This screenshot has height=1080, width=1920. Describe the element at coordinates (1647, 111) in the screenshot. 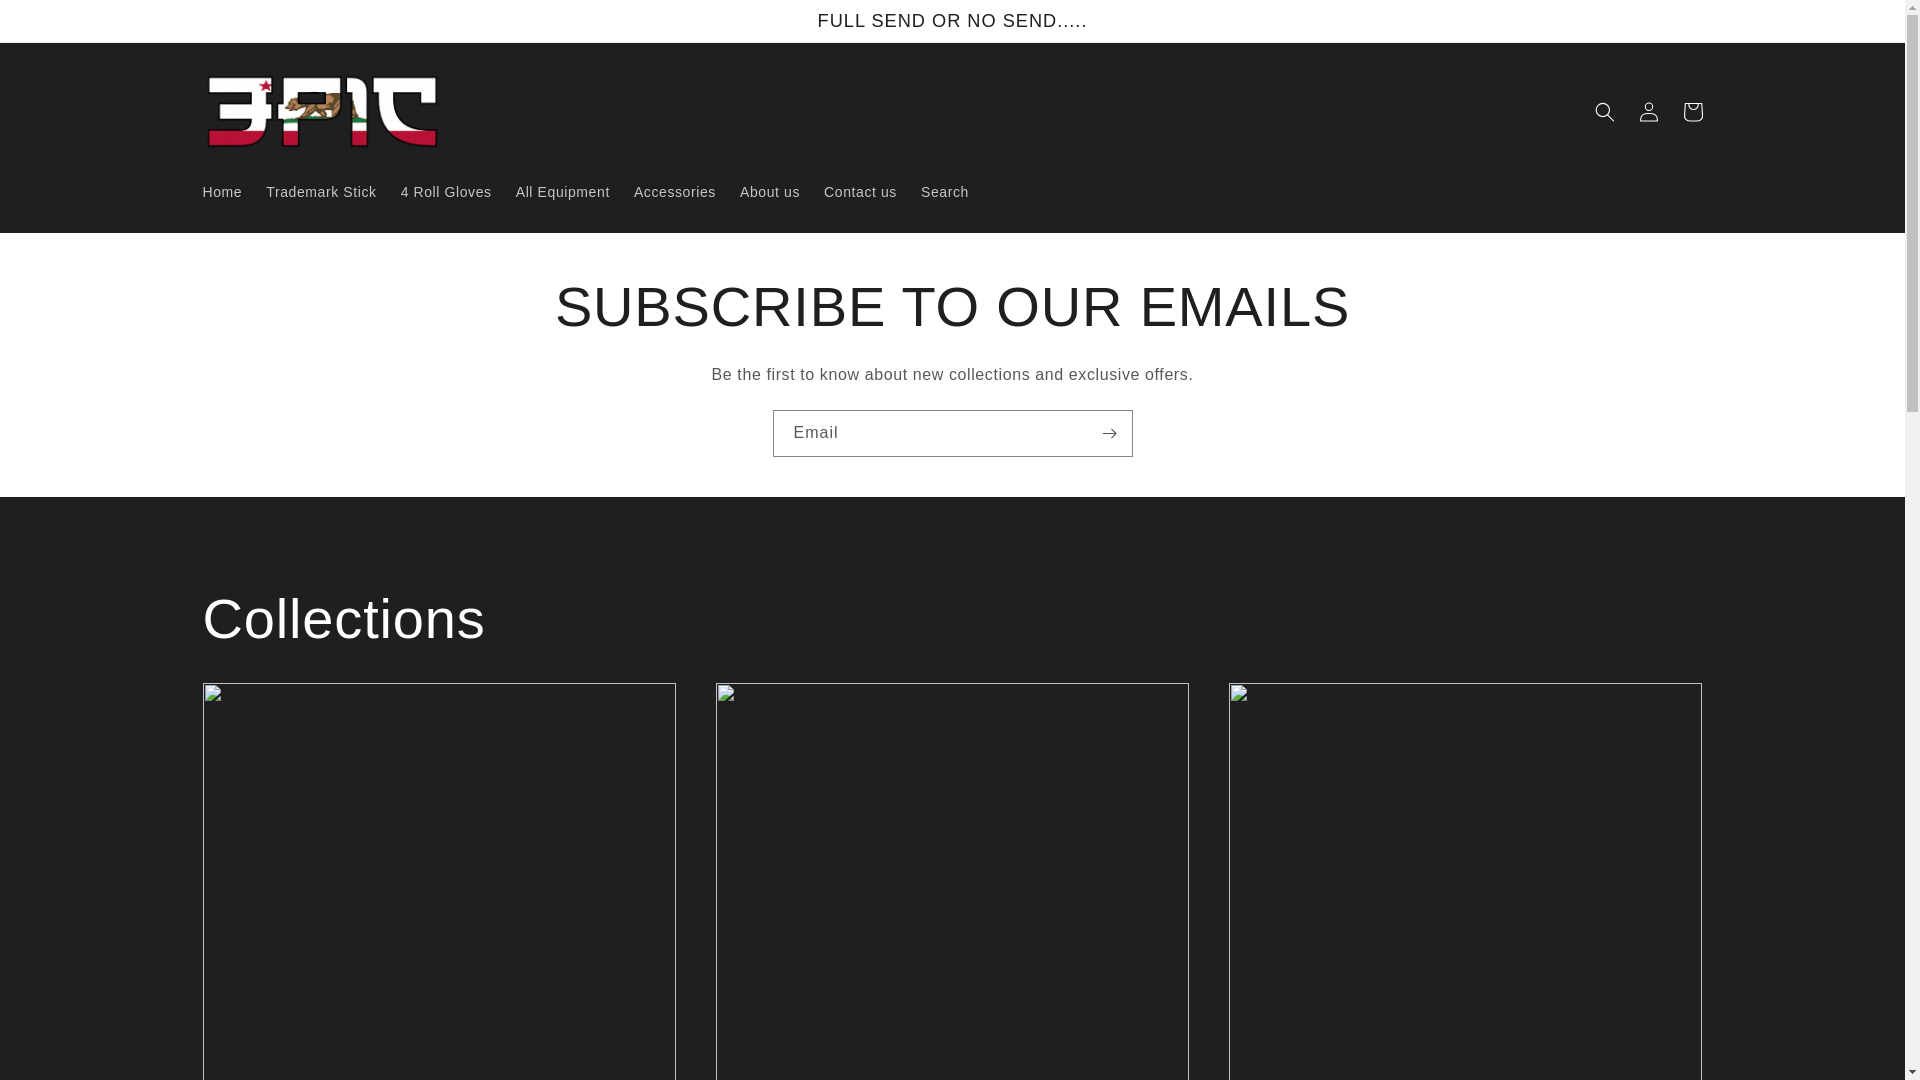

I see `'Log in'` at that location.